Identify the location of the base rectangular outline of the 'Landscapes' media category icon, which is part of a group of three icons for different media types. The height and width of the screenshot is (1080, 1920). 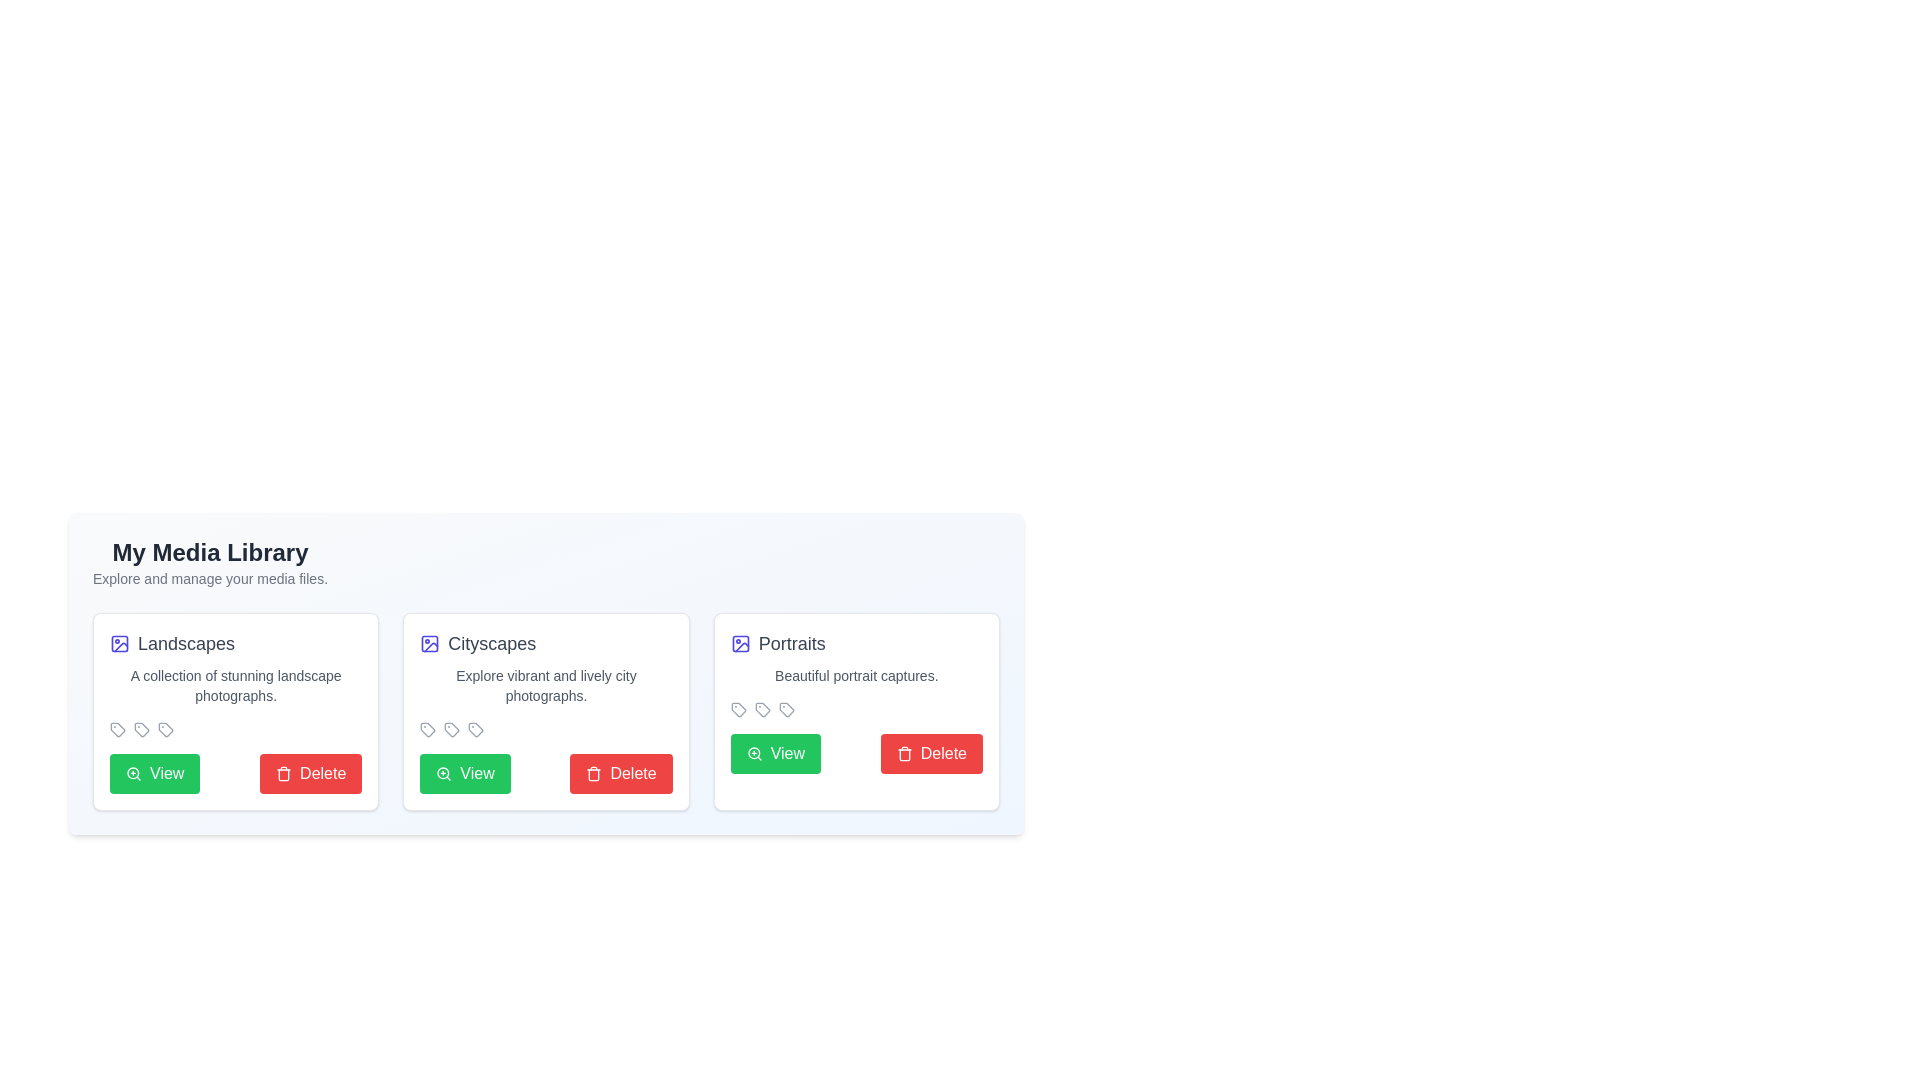
(739, 644).